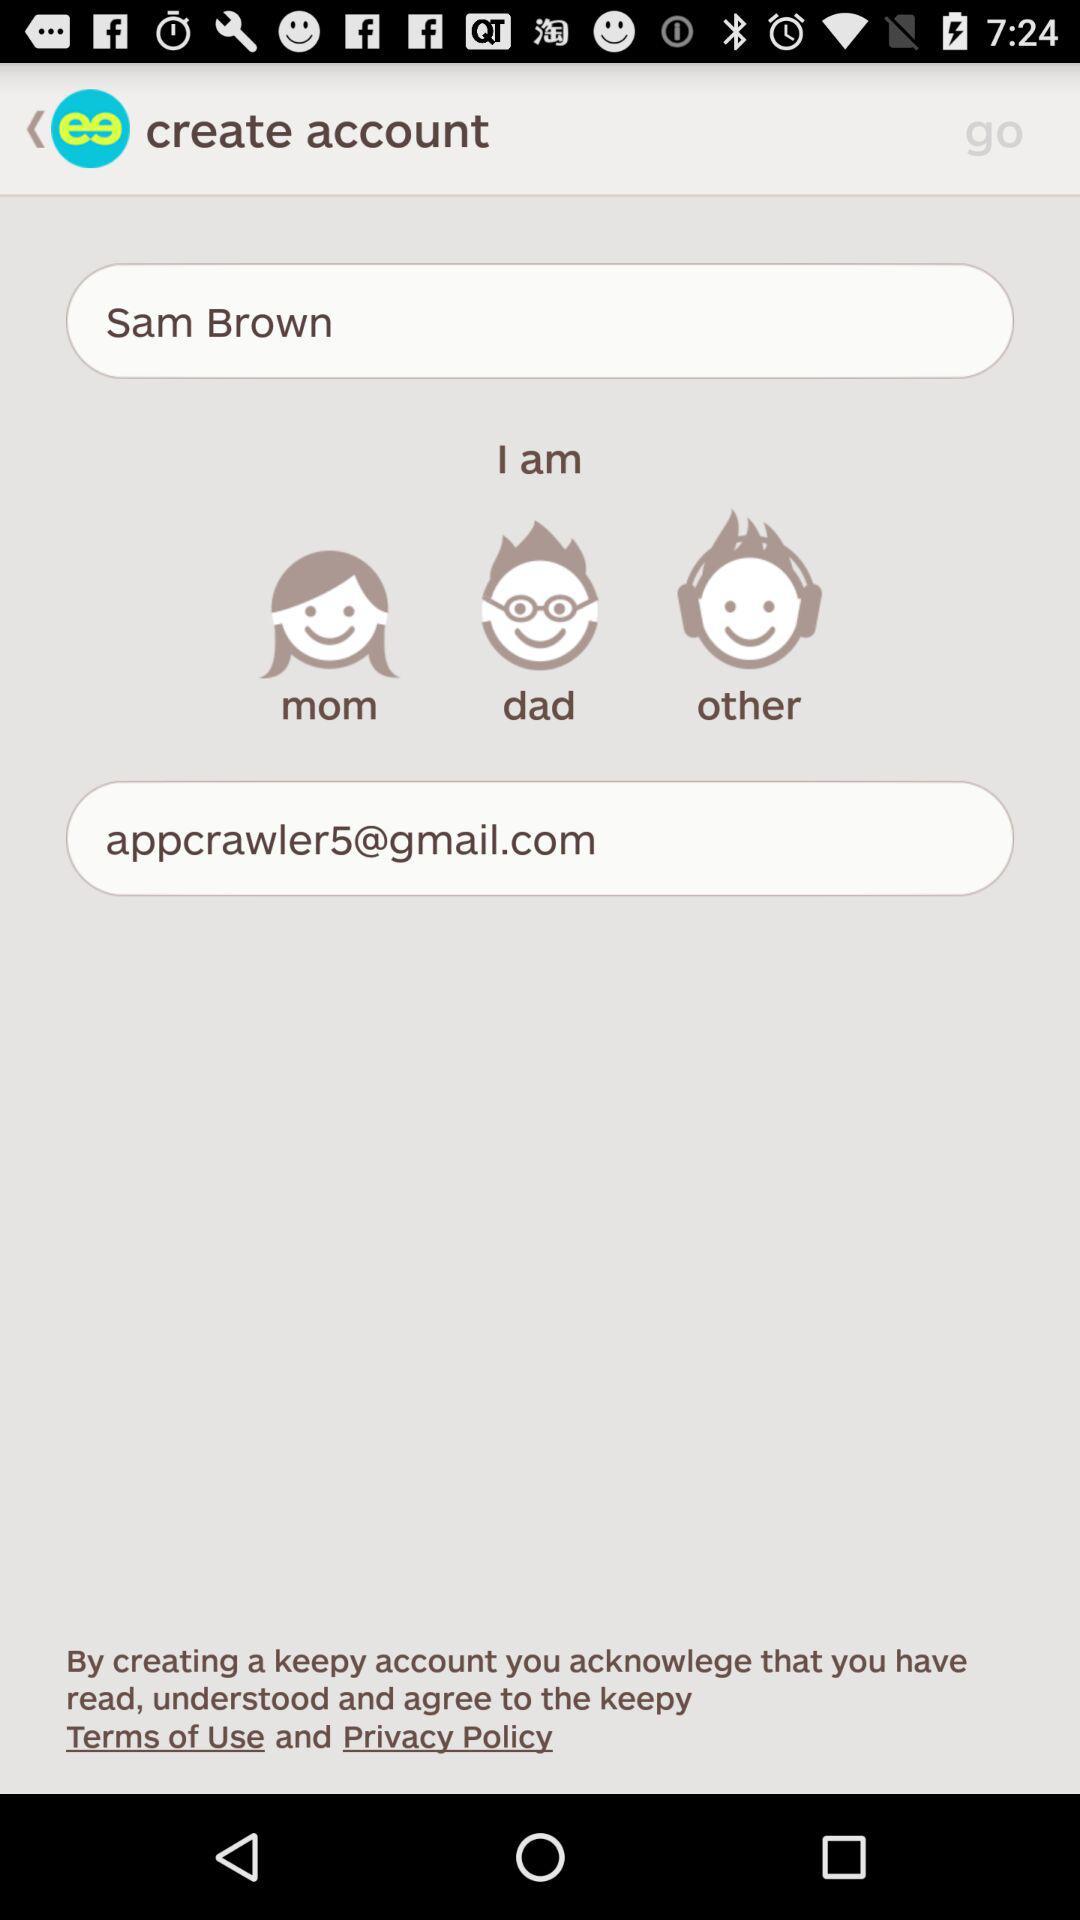 This screenshot has width=1080, height=1920. What do you see at coordinates (90, 136) in the screenshot?
I see `the emoji icon` at bounding box center [90, 136].